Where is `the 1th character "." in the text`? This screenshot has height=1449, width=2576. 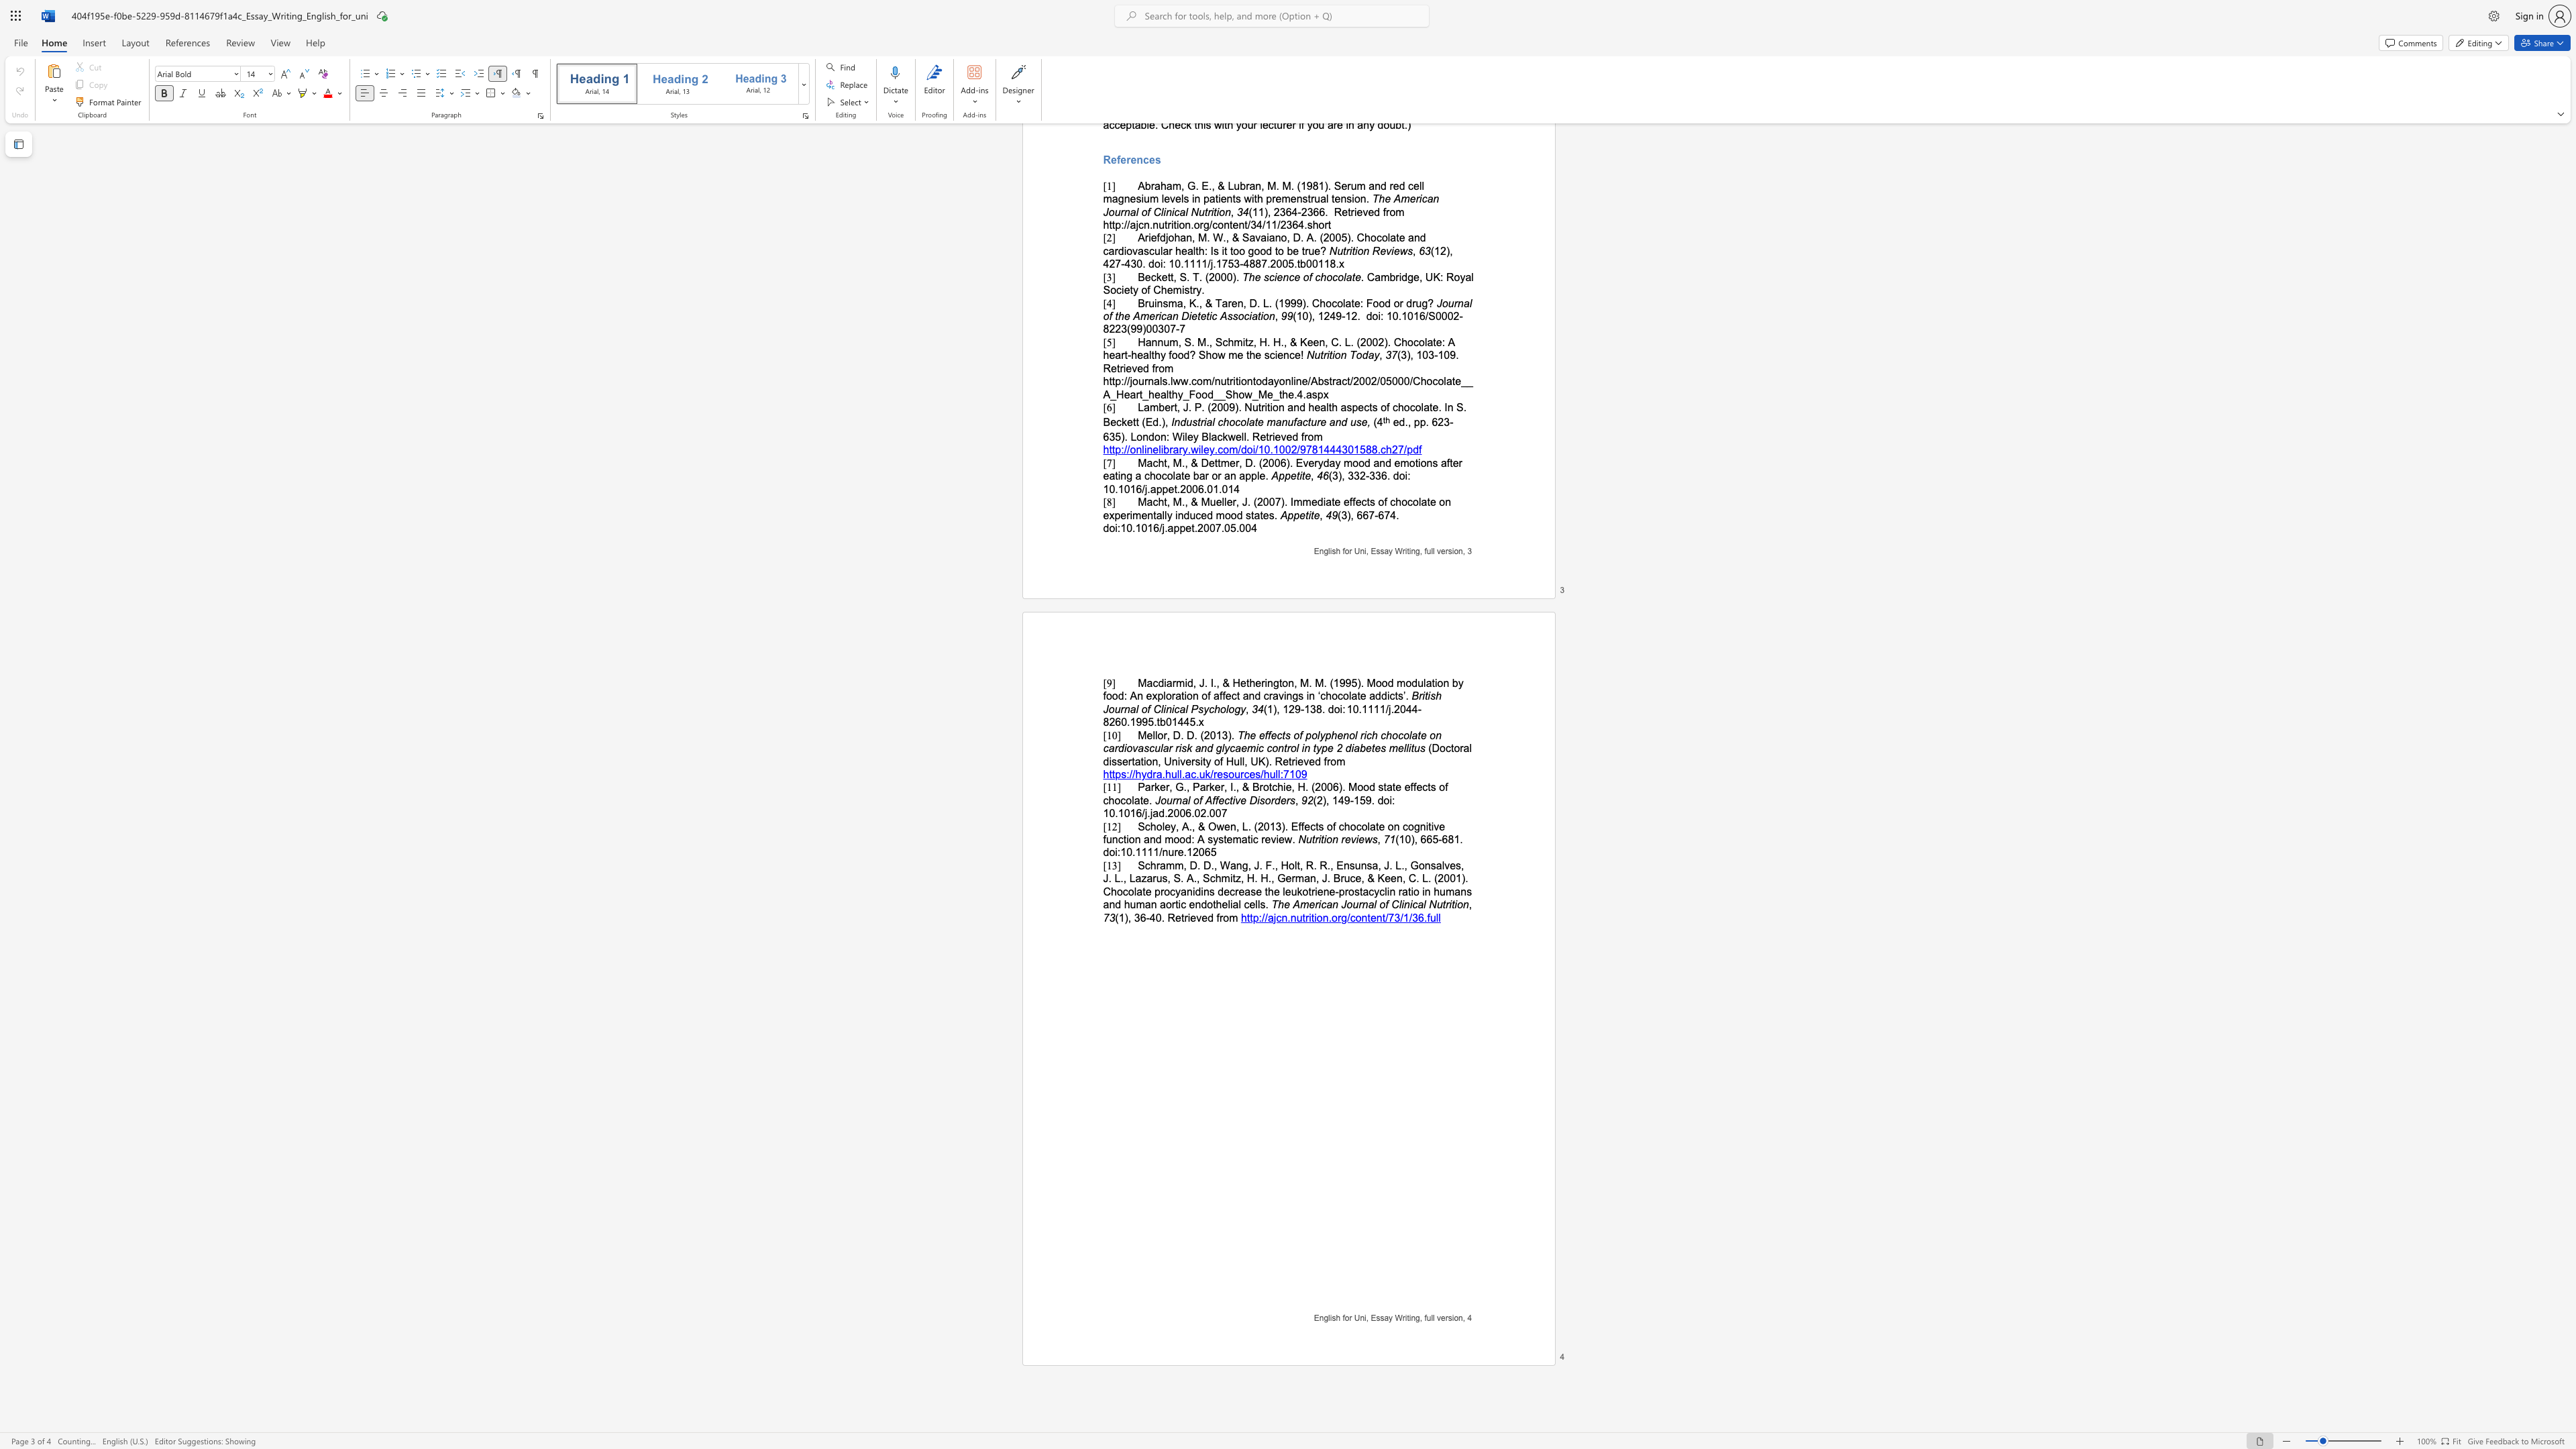
the 1th character "." in the text is located at coordinates (1116, 813).